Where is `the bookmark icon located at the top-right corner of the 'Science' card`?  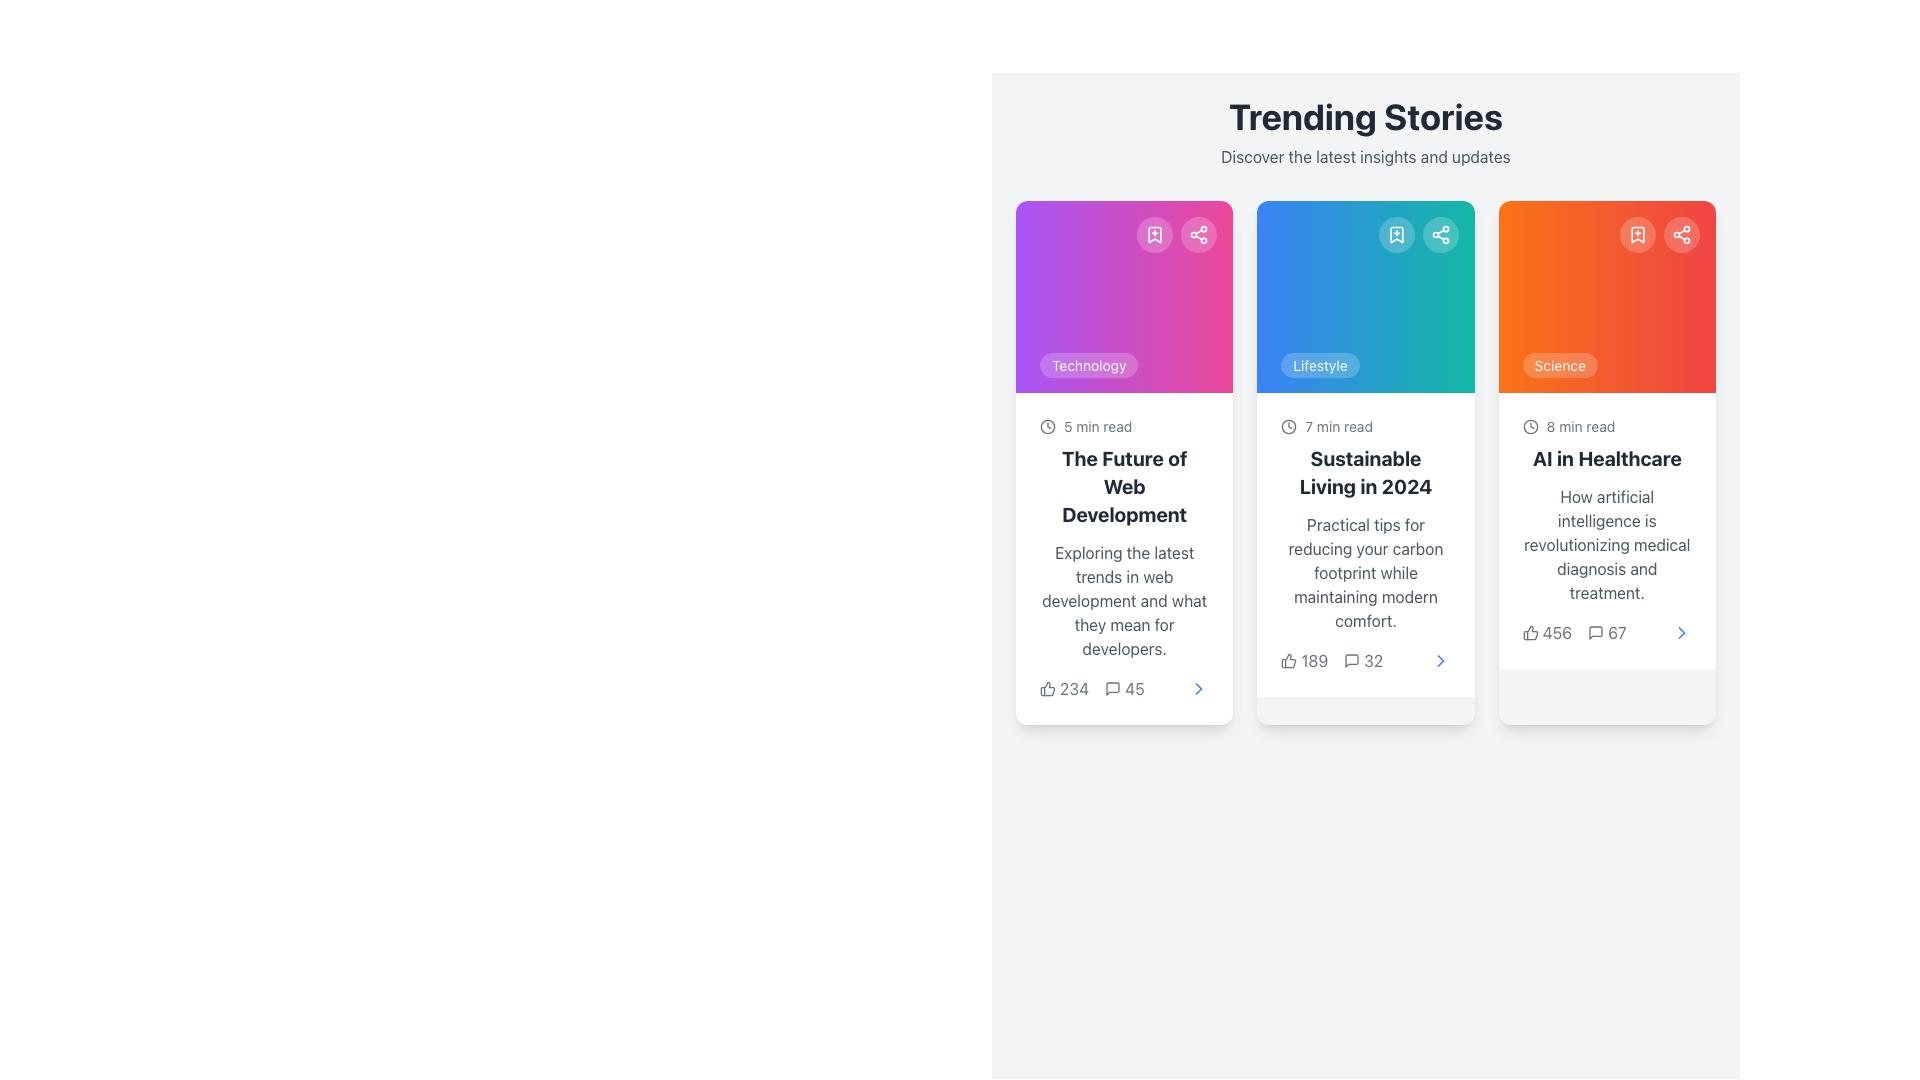
the bookmark icon located at the top-right corner of the 'Science' card is located at coordinates (1637, 234).